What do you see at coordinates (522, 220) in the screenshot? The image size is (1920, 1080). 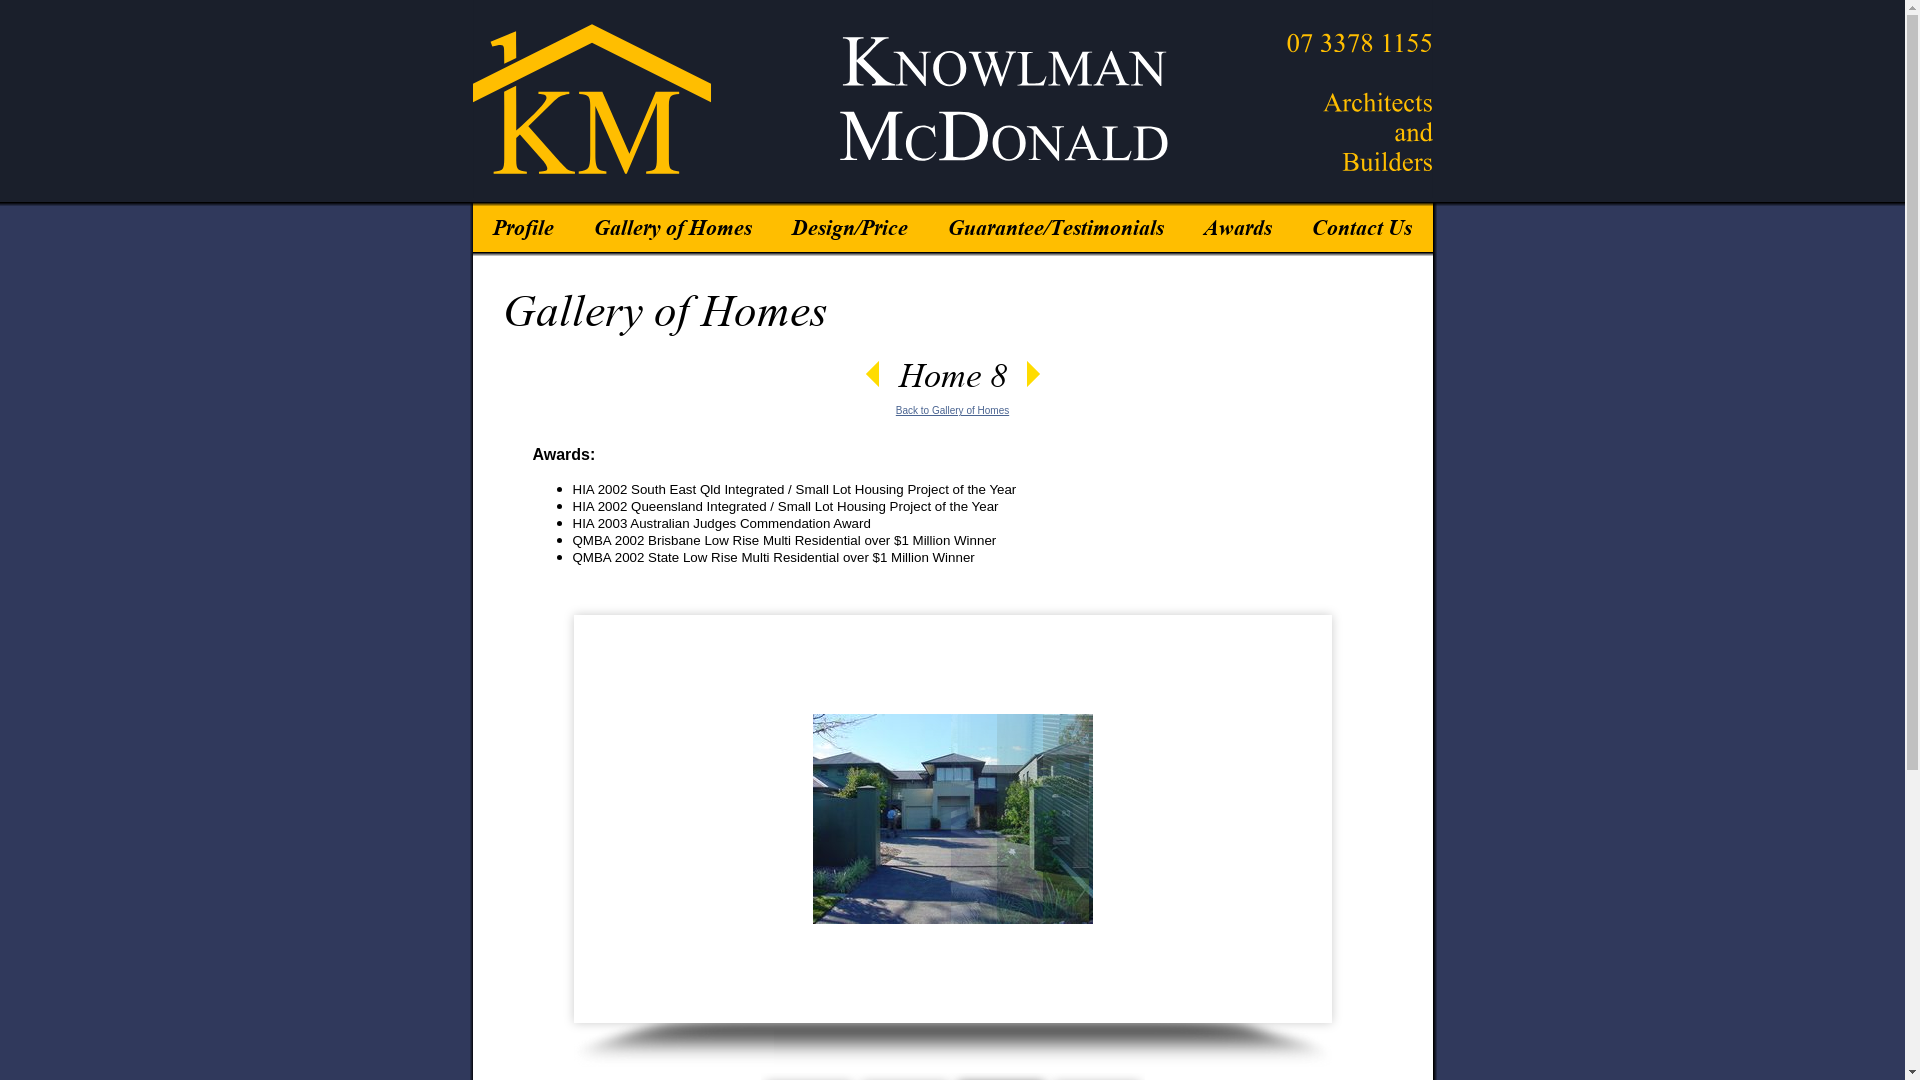 I see `'Profile'` at bounding box center [522, 220].